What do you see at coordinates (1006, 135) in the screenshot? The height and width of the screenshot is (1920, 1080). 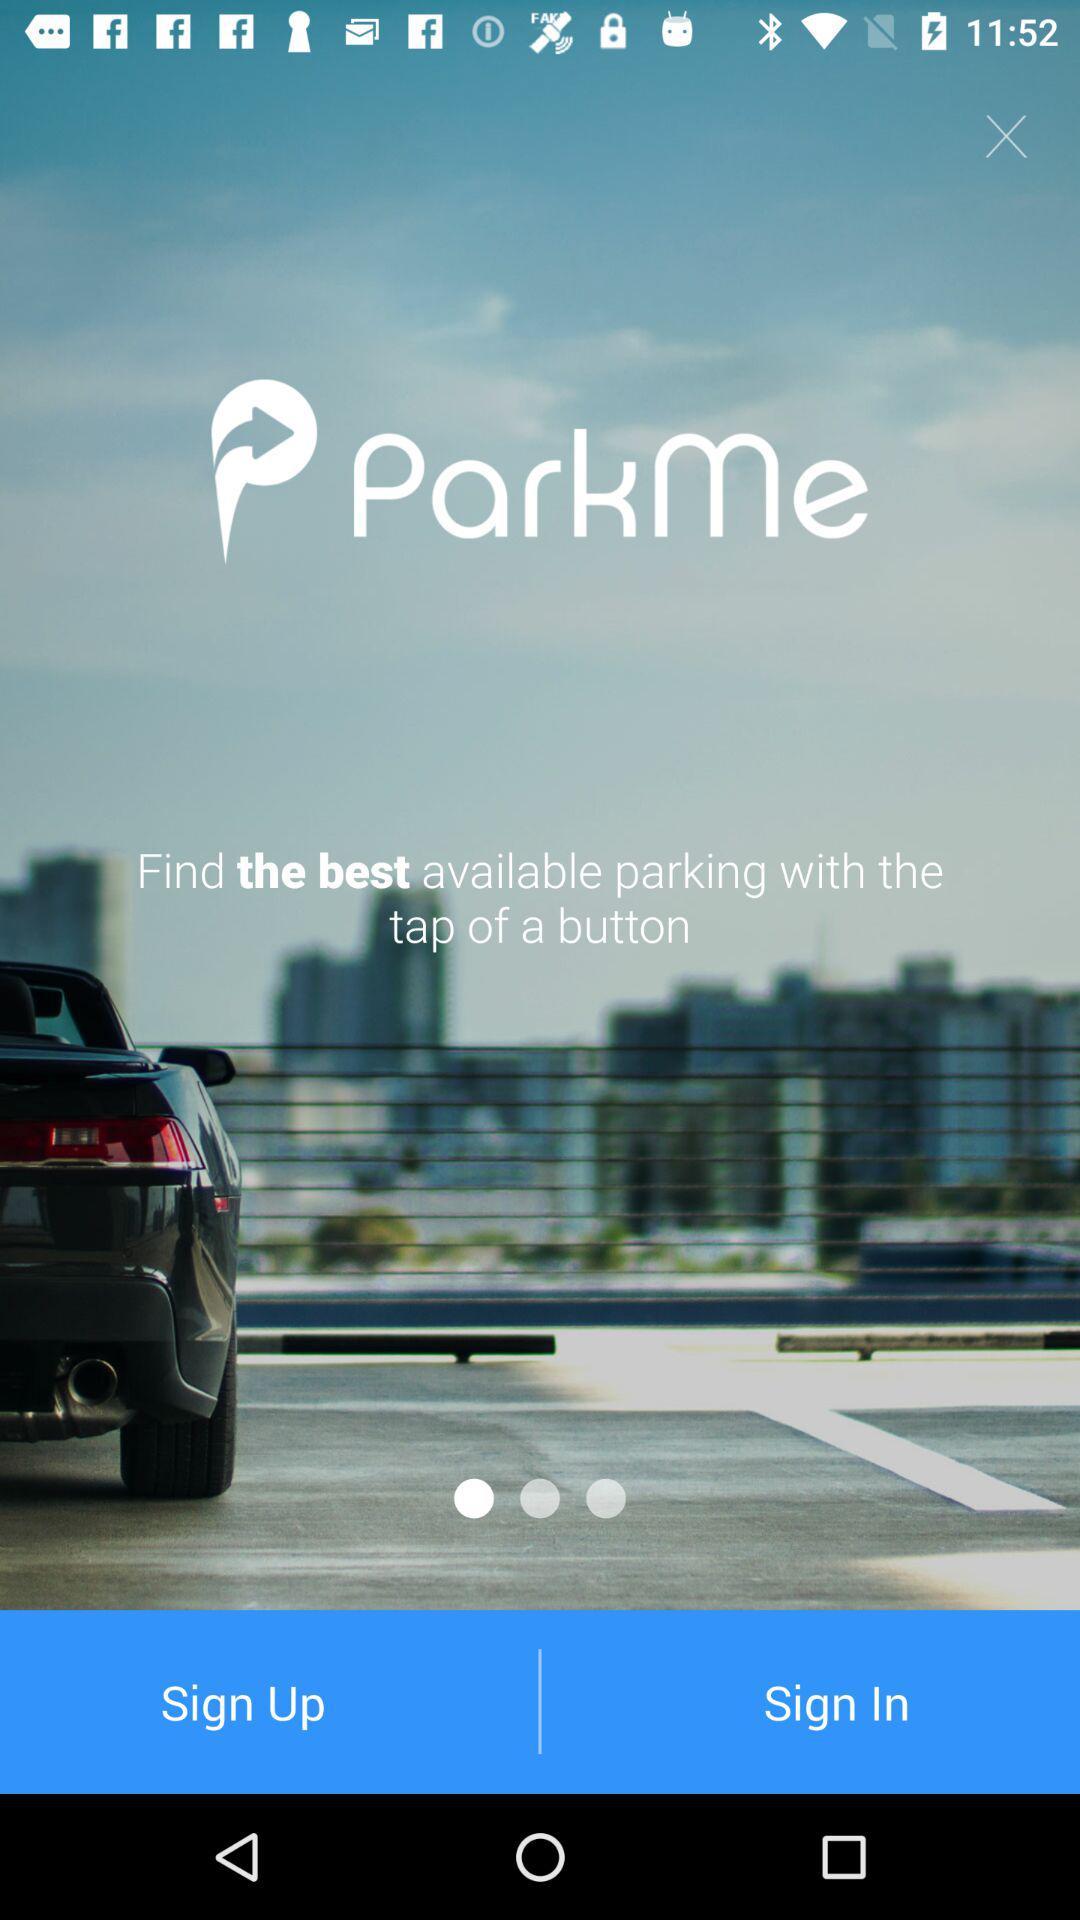 I see `the screen` at bounding box center [1006, 135].